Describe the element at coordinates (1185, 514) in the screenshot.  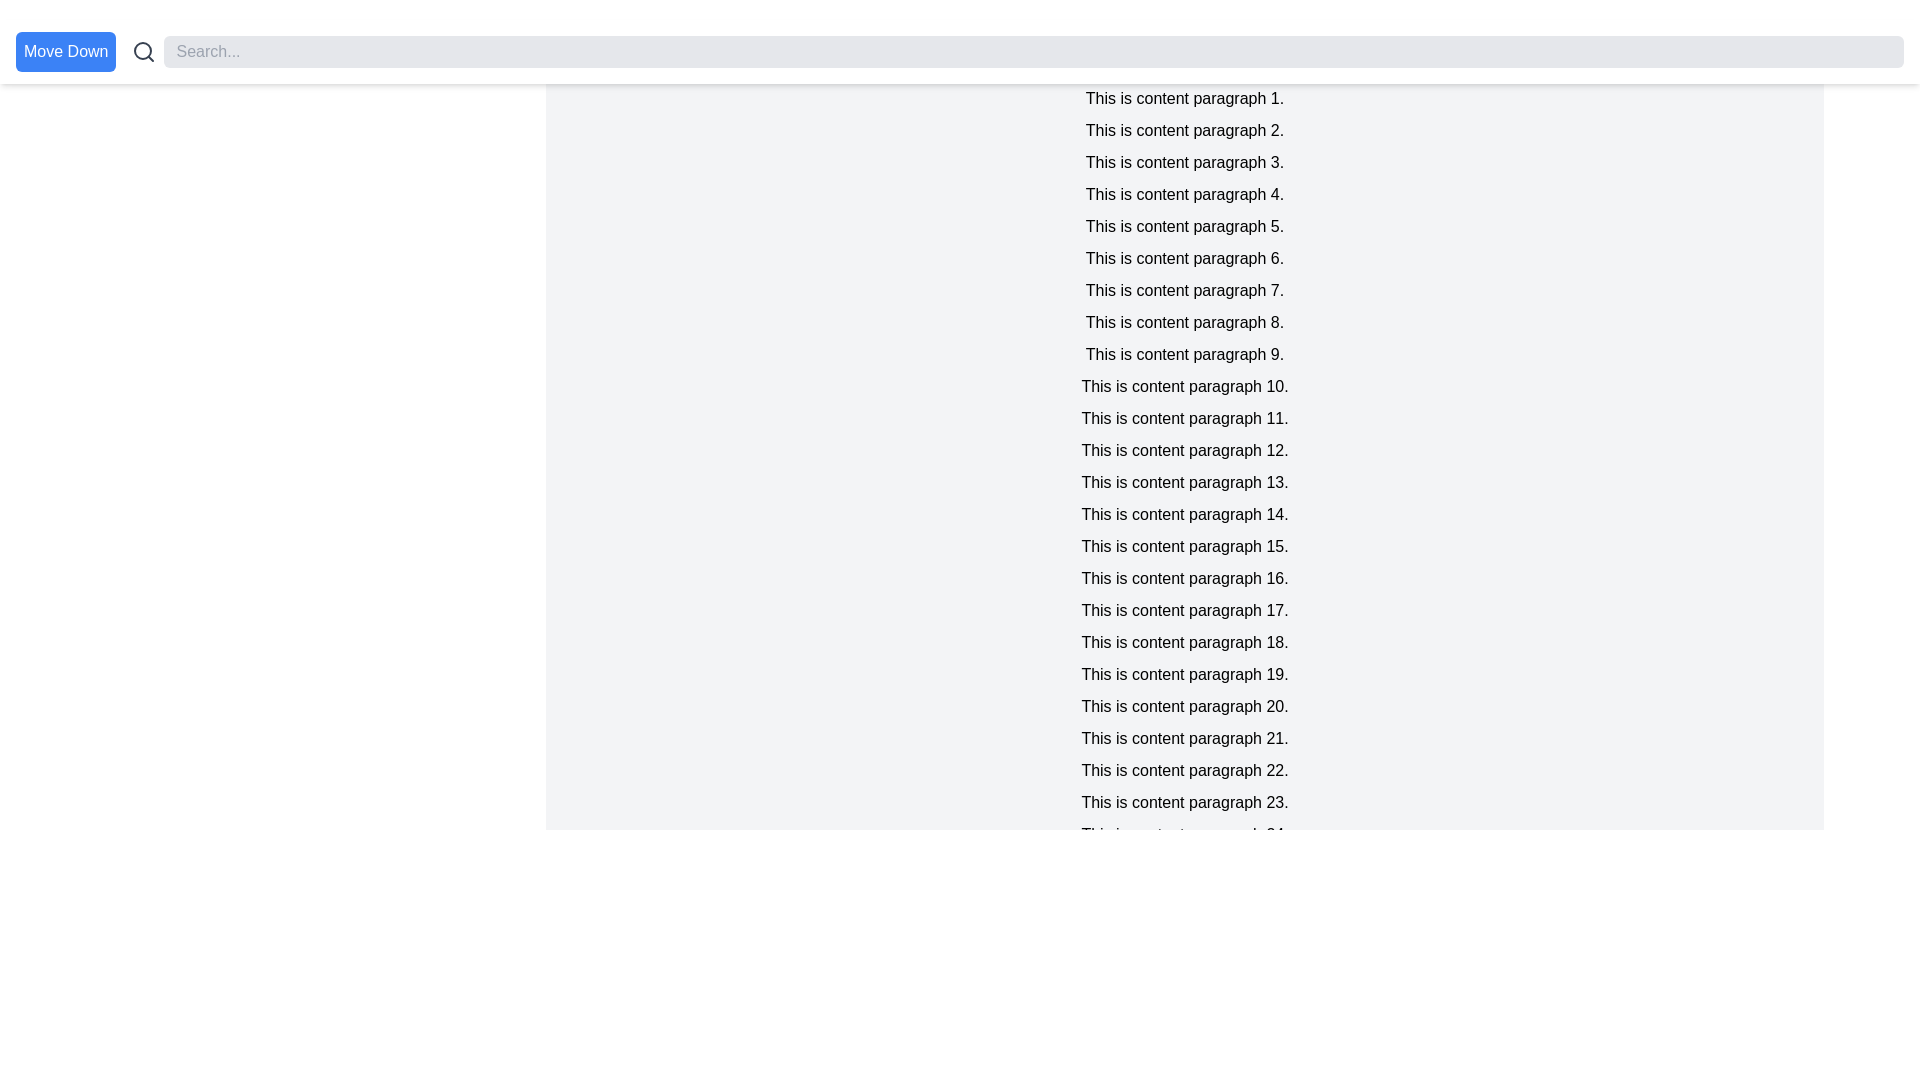
I see `the 14th paragraph in the sequence of textual content blocks, which serves as a non-interactive text display for reading information` at that location.